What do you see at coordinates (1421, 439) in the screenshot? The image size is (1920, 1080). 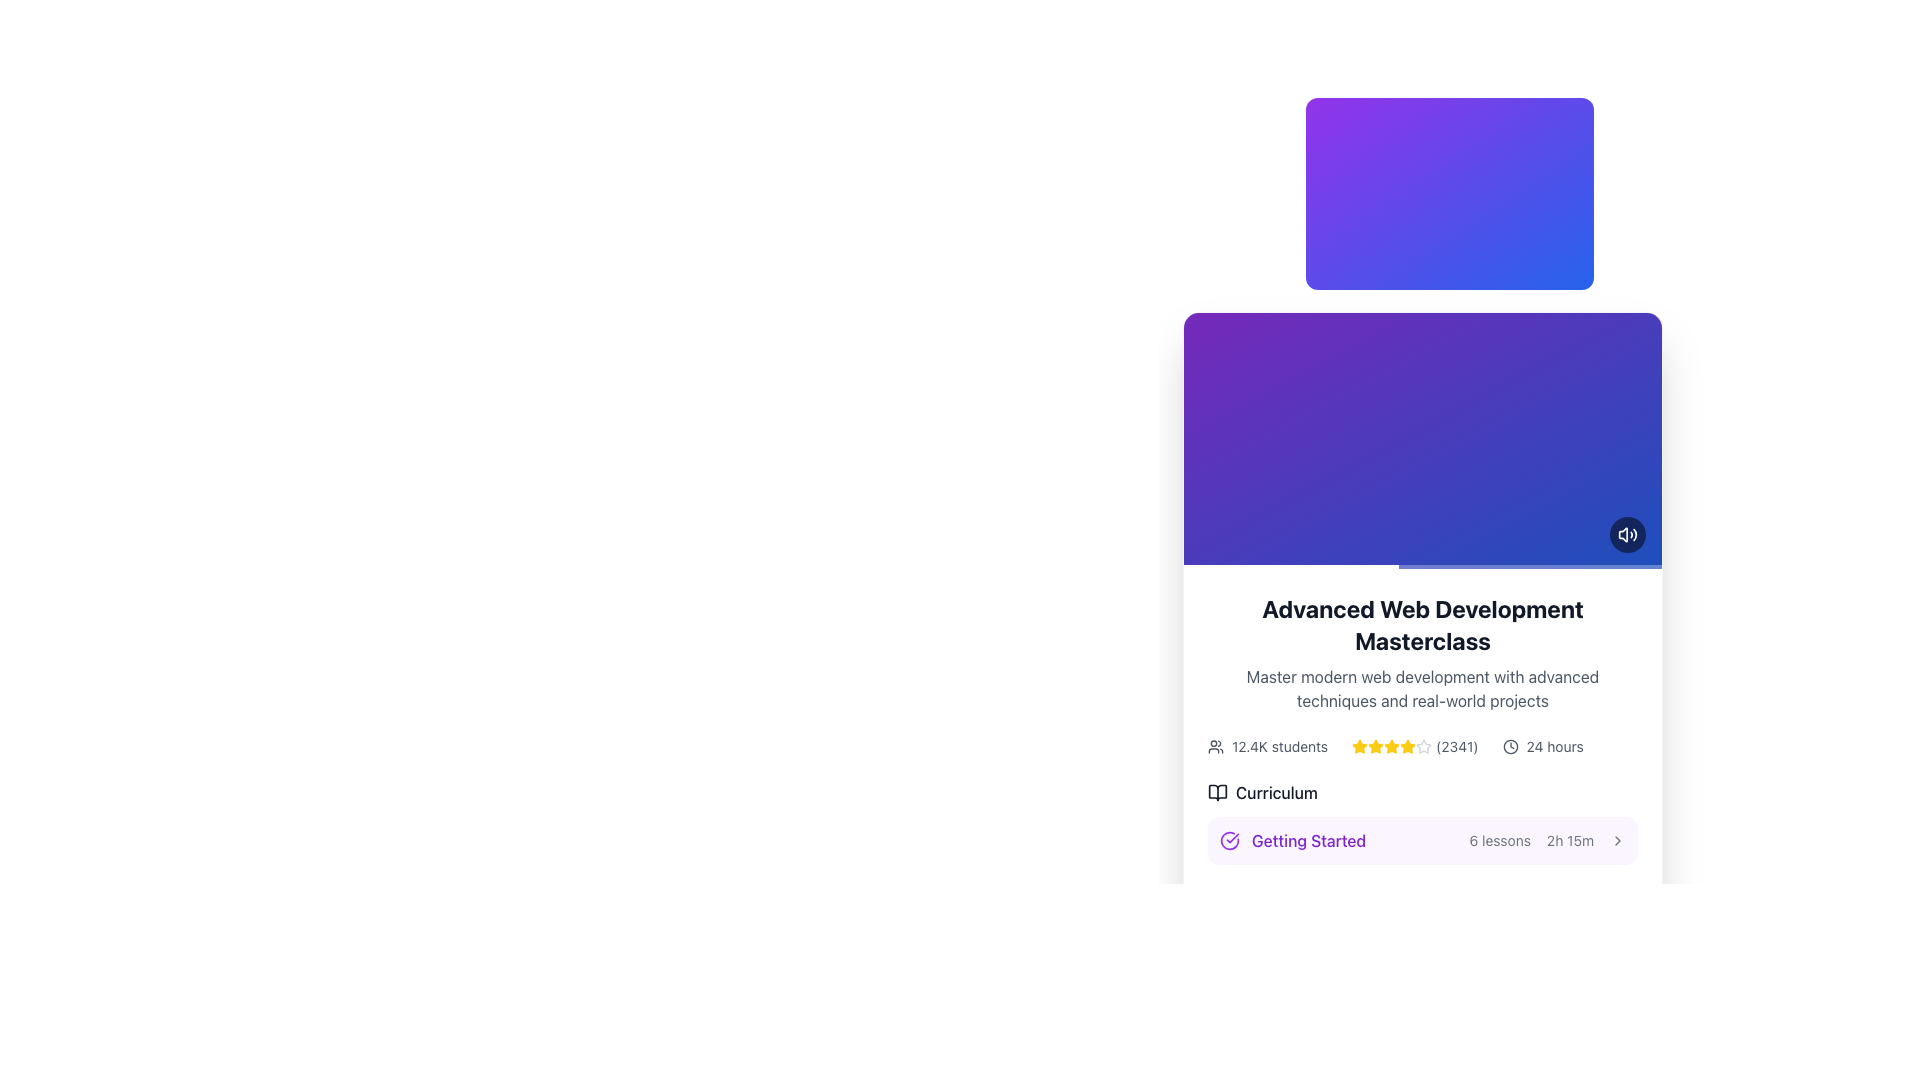 I see `the Decorative section at the top of the course card for 'Advanced Web Development Masterclass' to trigger potential effects` at bounding box center [1421, 439].